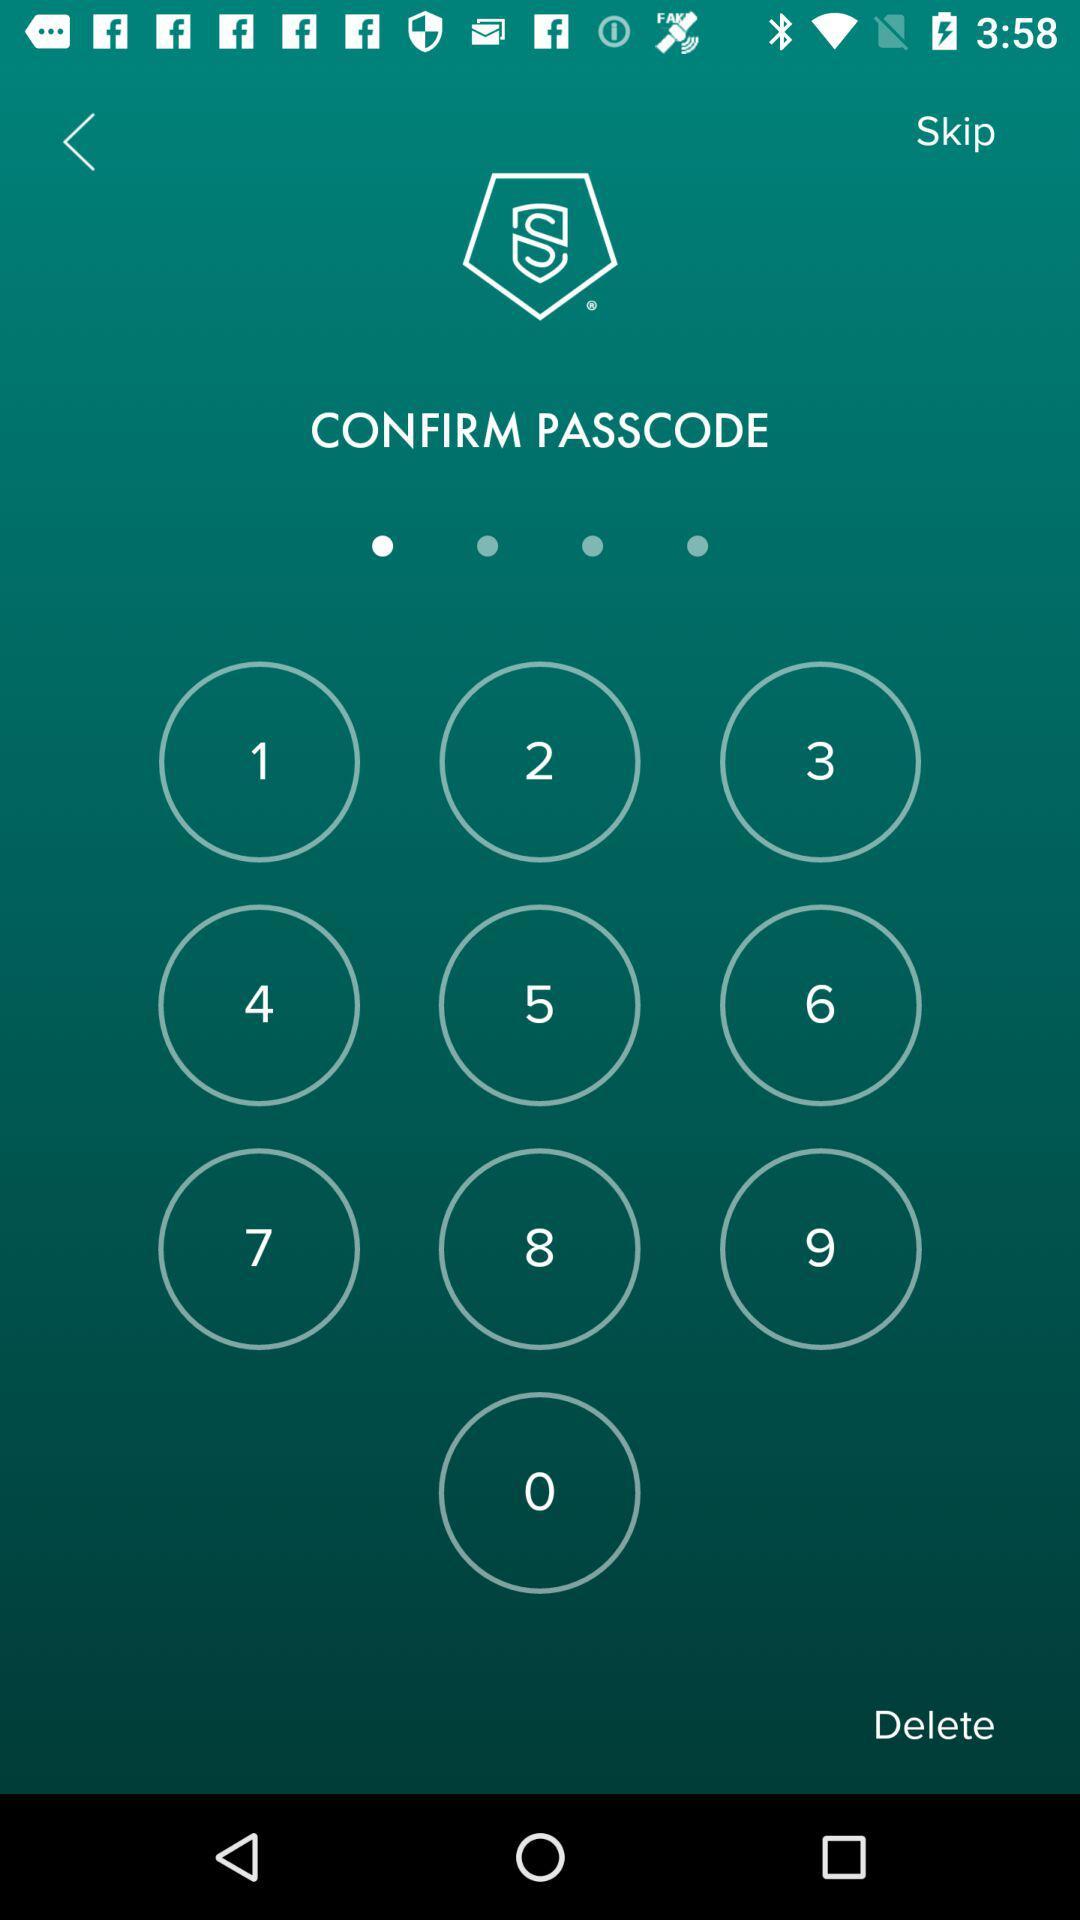 Image resolution: width=1080 pixels, height=1920 pixels. Describe the element at coordinates (77, 140) in the screenshot. I see `previous page` at that location.